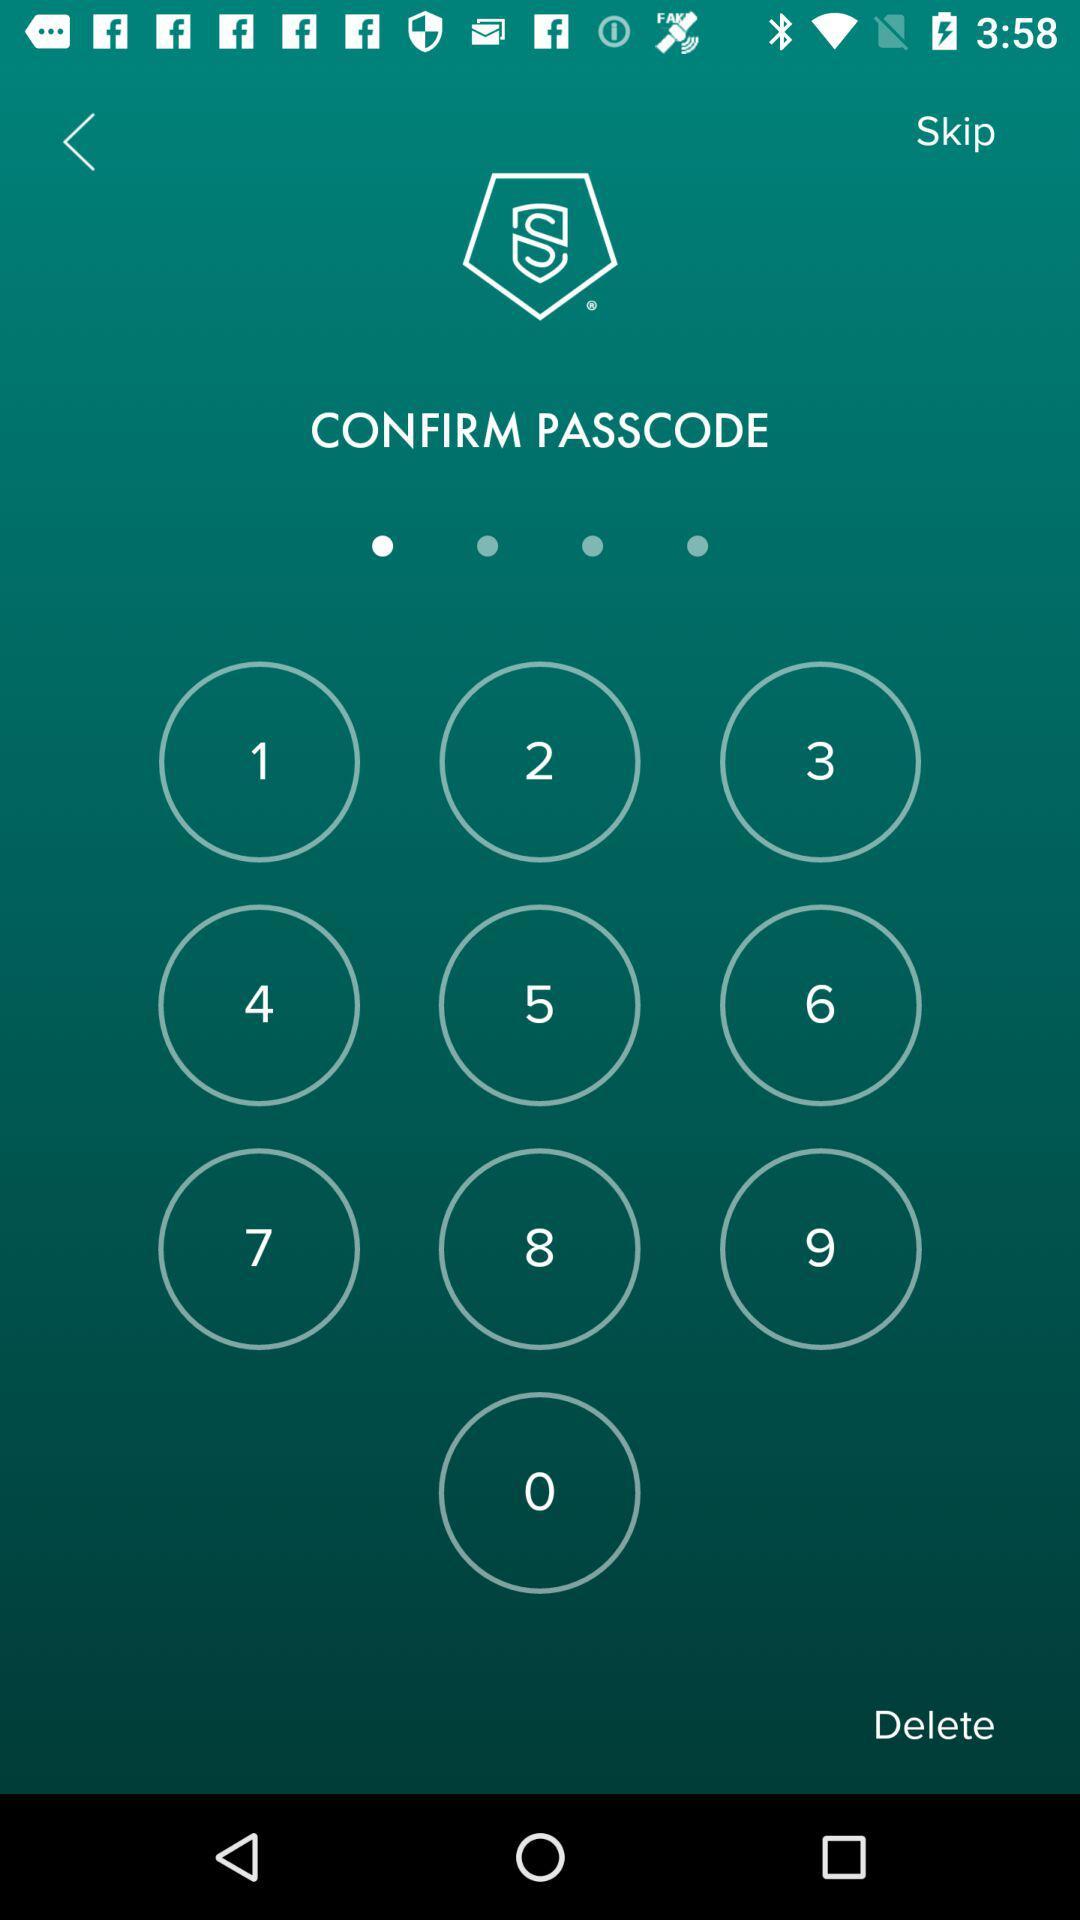 Image resolution: width=1080 pixels, height=1920 pixels. Describe the element at coordinates (77, 140) in the screenshot. I see `previous page` at that location.